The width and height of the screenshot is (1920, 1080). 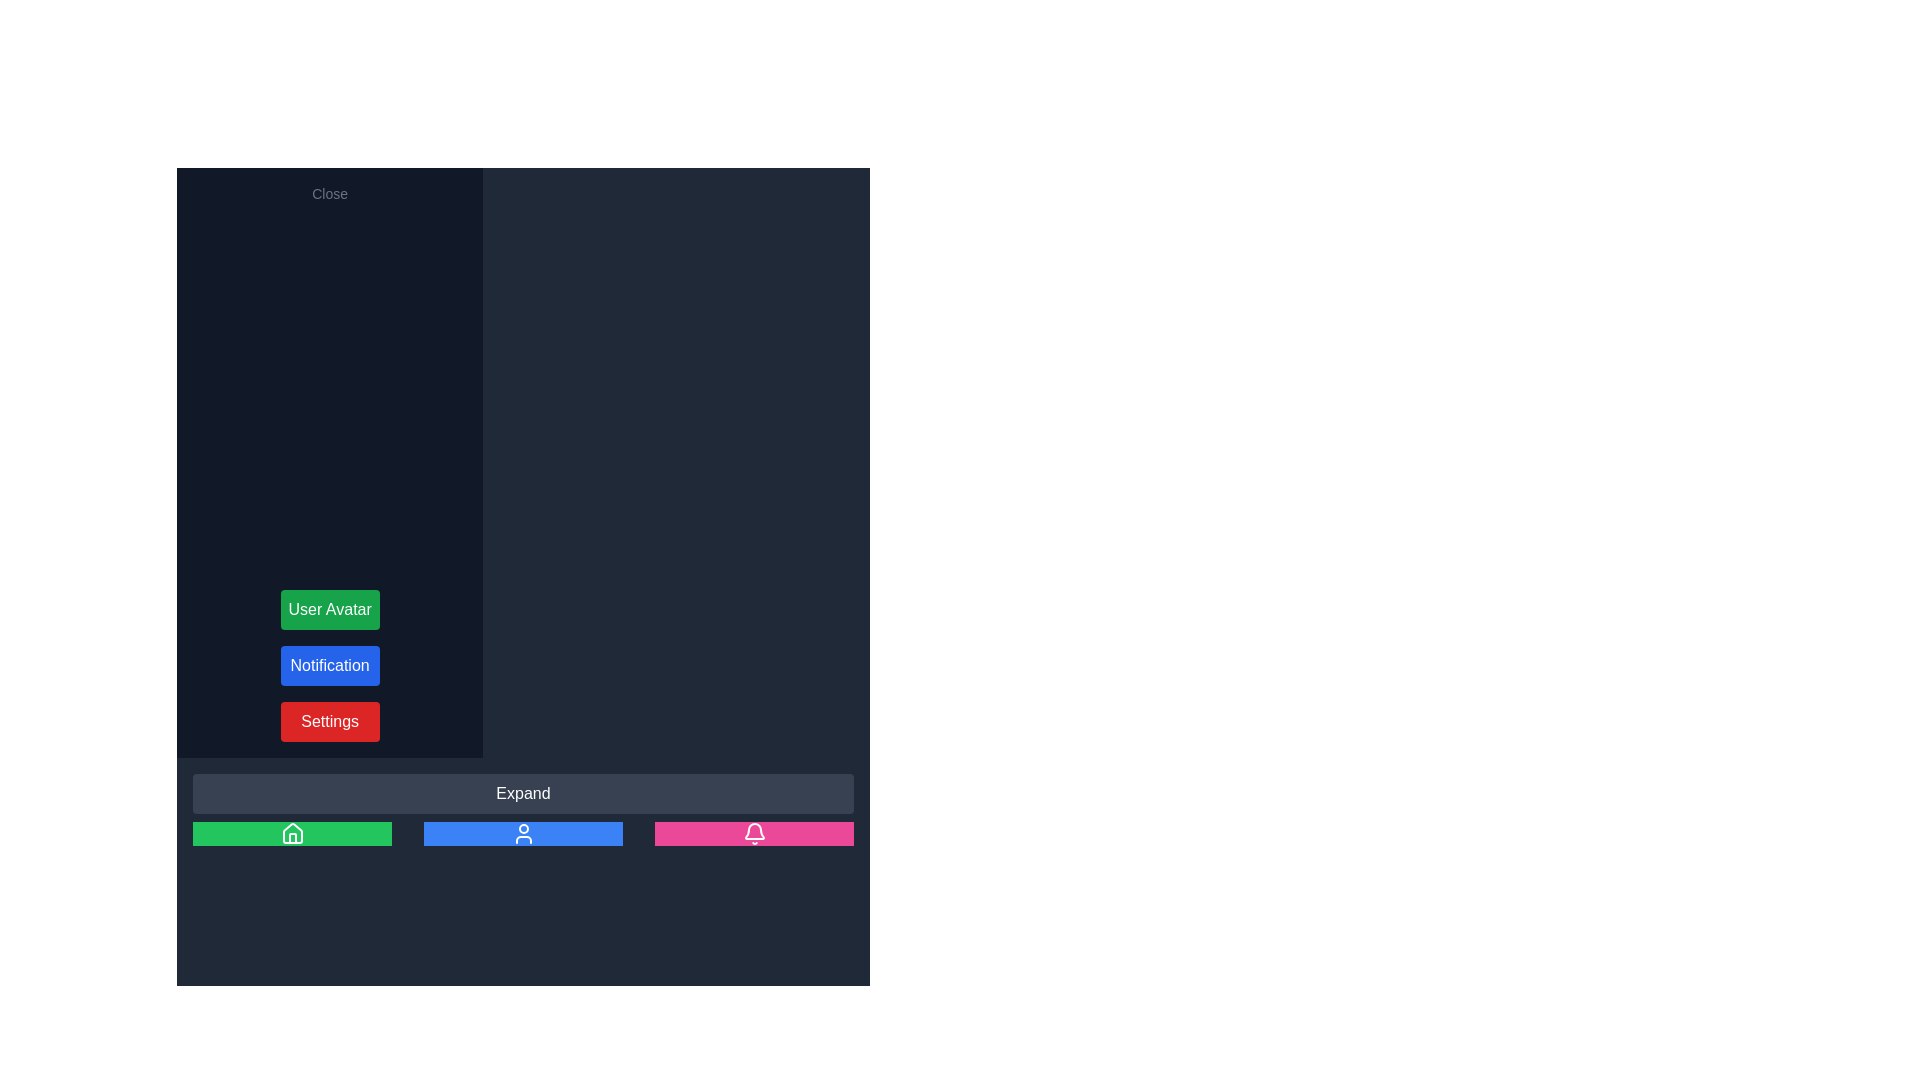 What do you see at coordinates (291, 833) in the screenshot?
I see `the house outline icon button on the green rectangular button at the bottom-center of the interface` at bounding box center [291, 833].